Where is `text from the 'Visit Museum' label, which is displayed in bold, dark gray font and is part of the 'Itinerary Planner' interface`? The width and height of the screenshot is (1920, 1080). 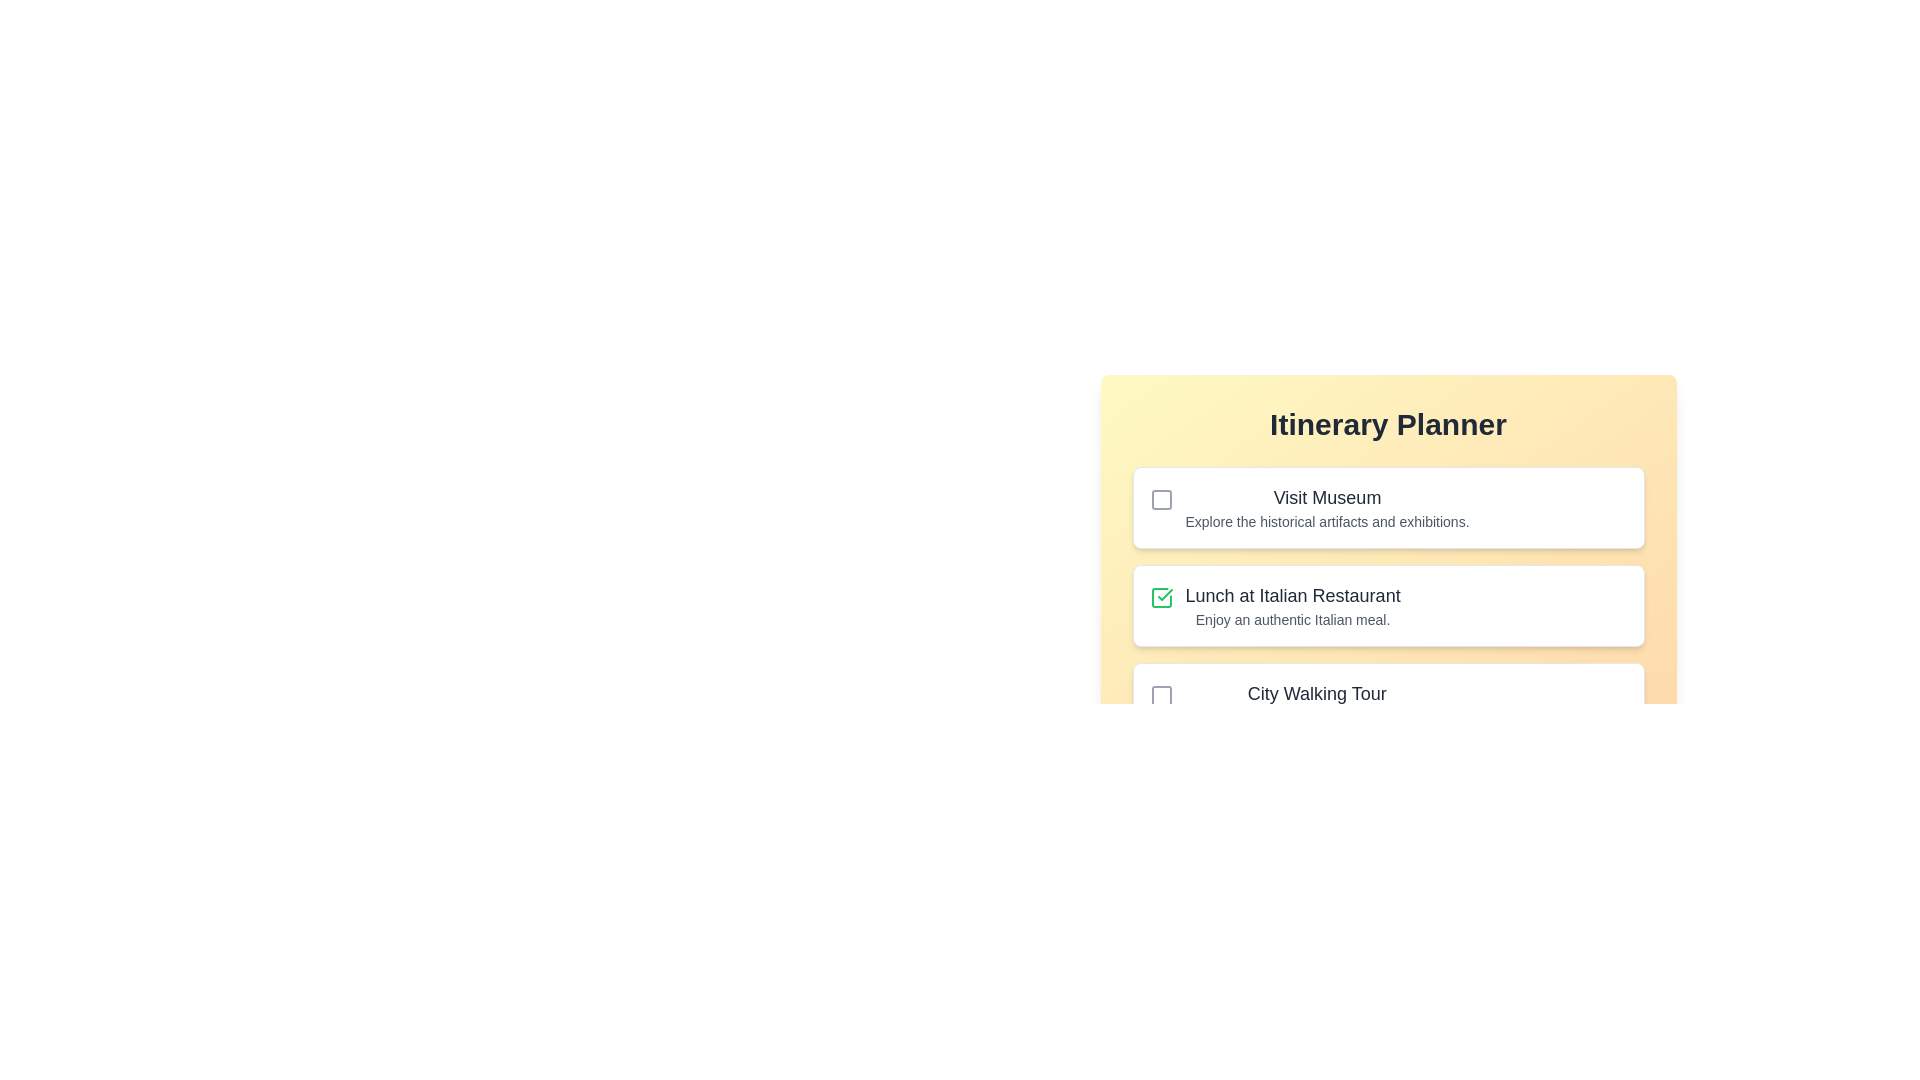 text from the 'Visit Museum' label, which is displayed in bold, dark gray font and is part of the 'Itinerary Planner' interface is located at coordinates (1327, 496).